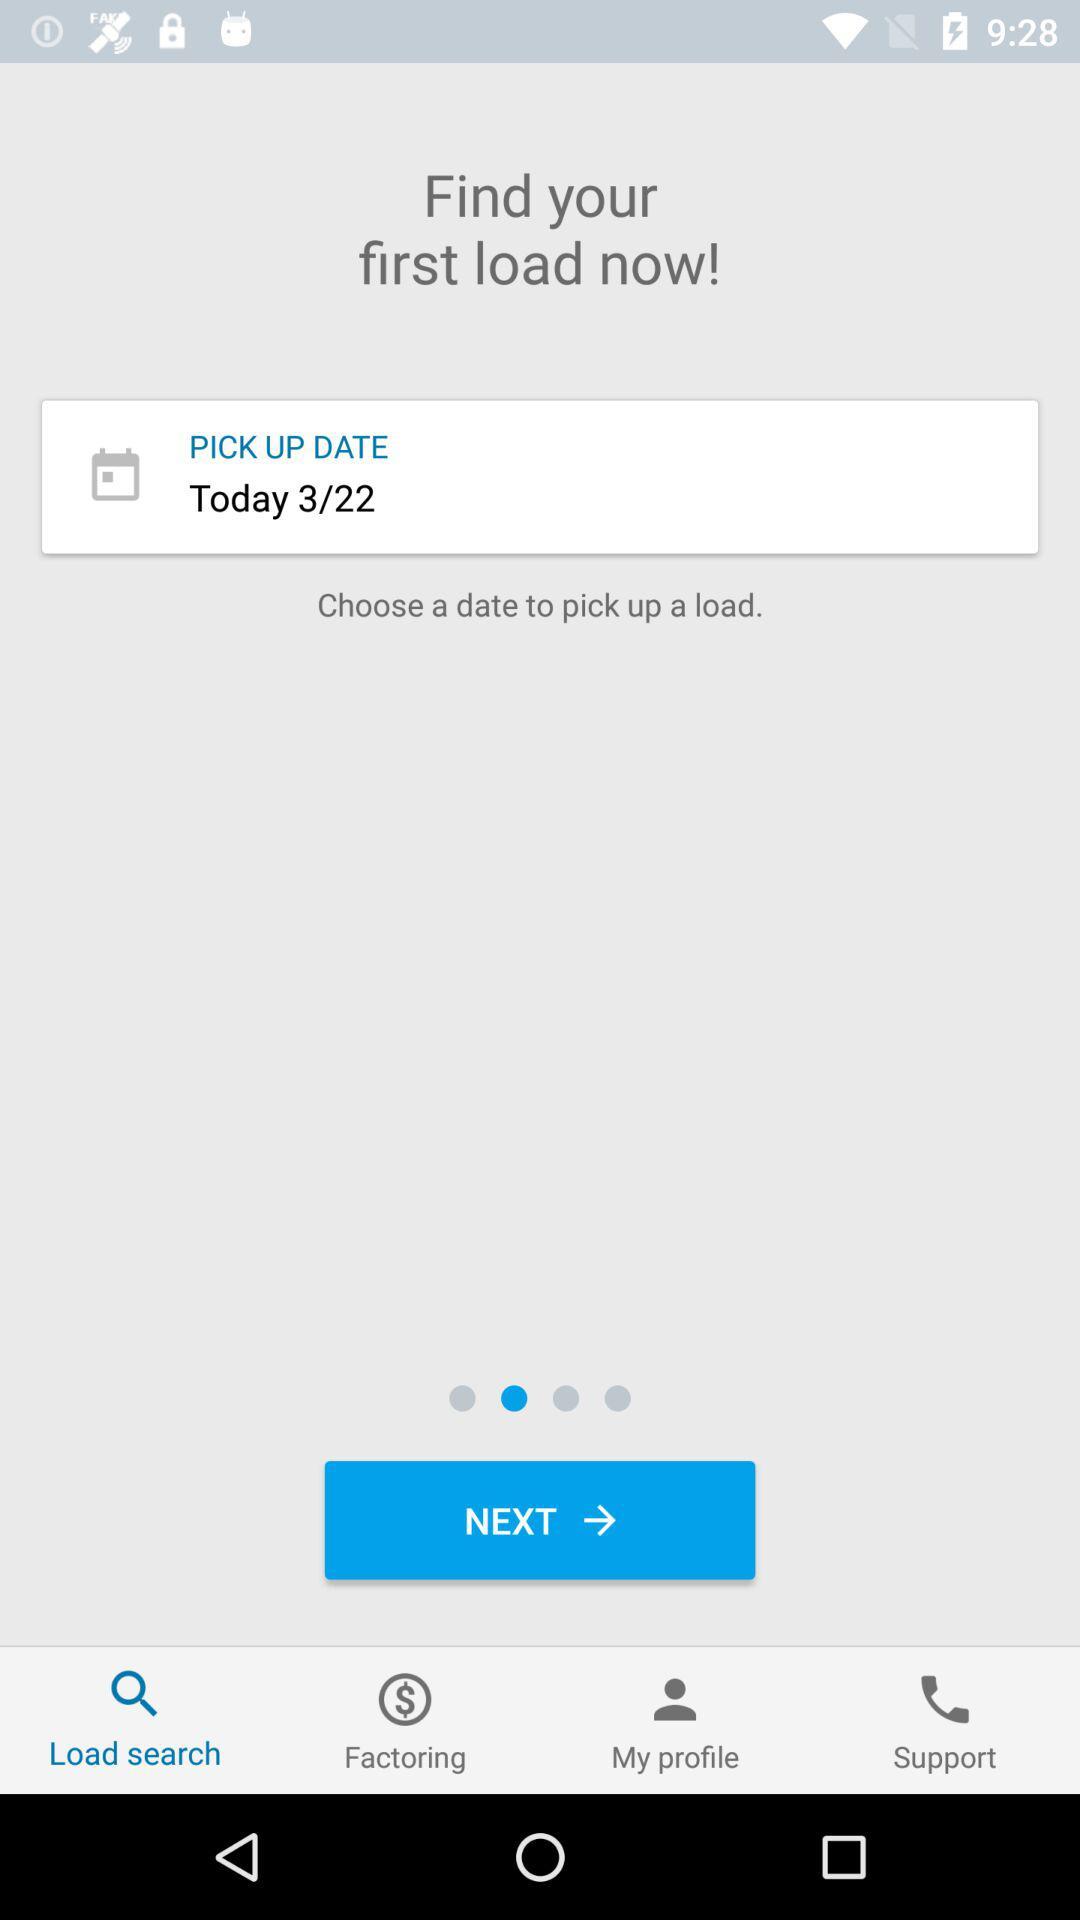 This screenshot has width=1080, height=1920. I want to click on item to the left of factoring icon, so click(135, 1719).